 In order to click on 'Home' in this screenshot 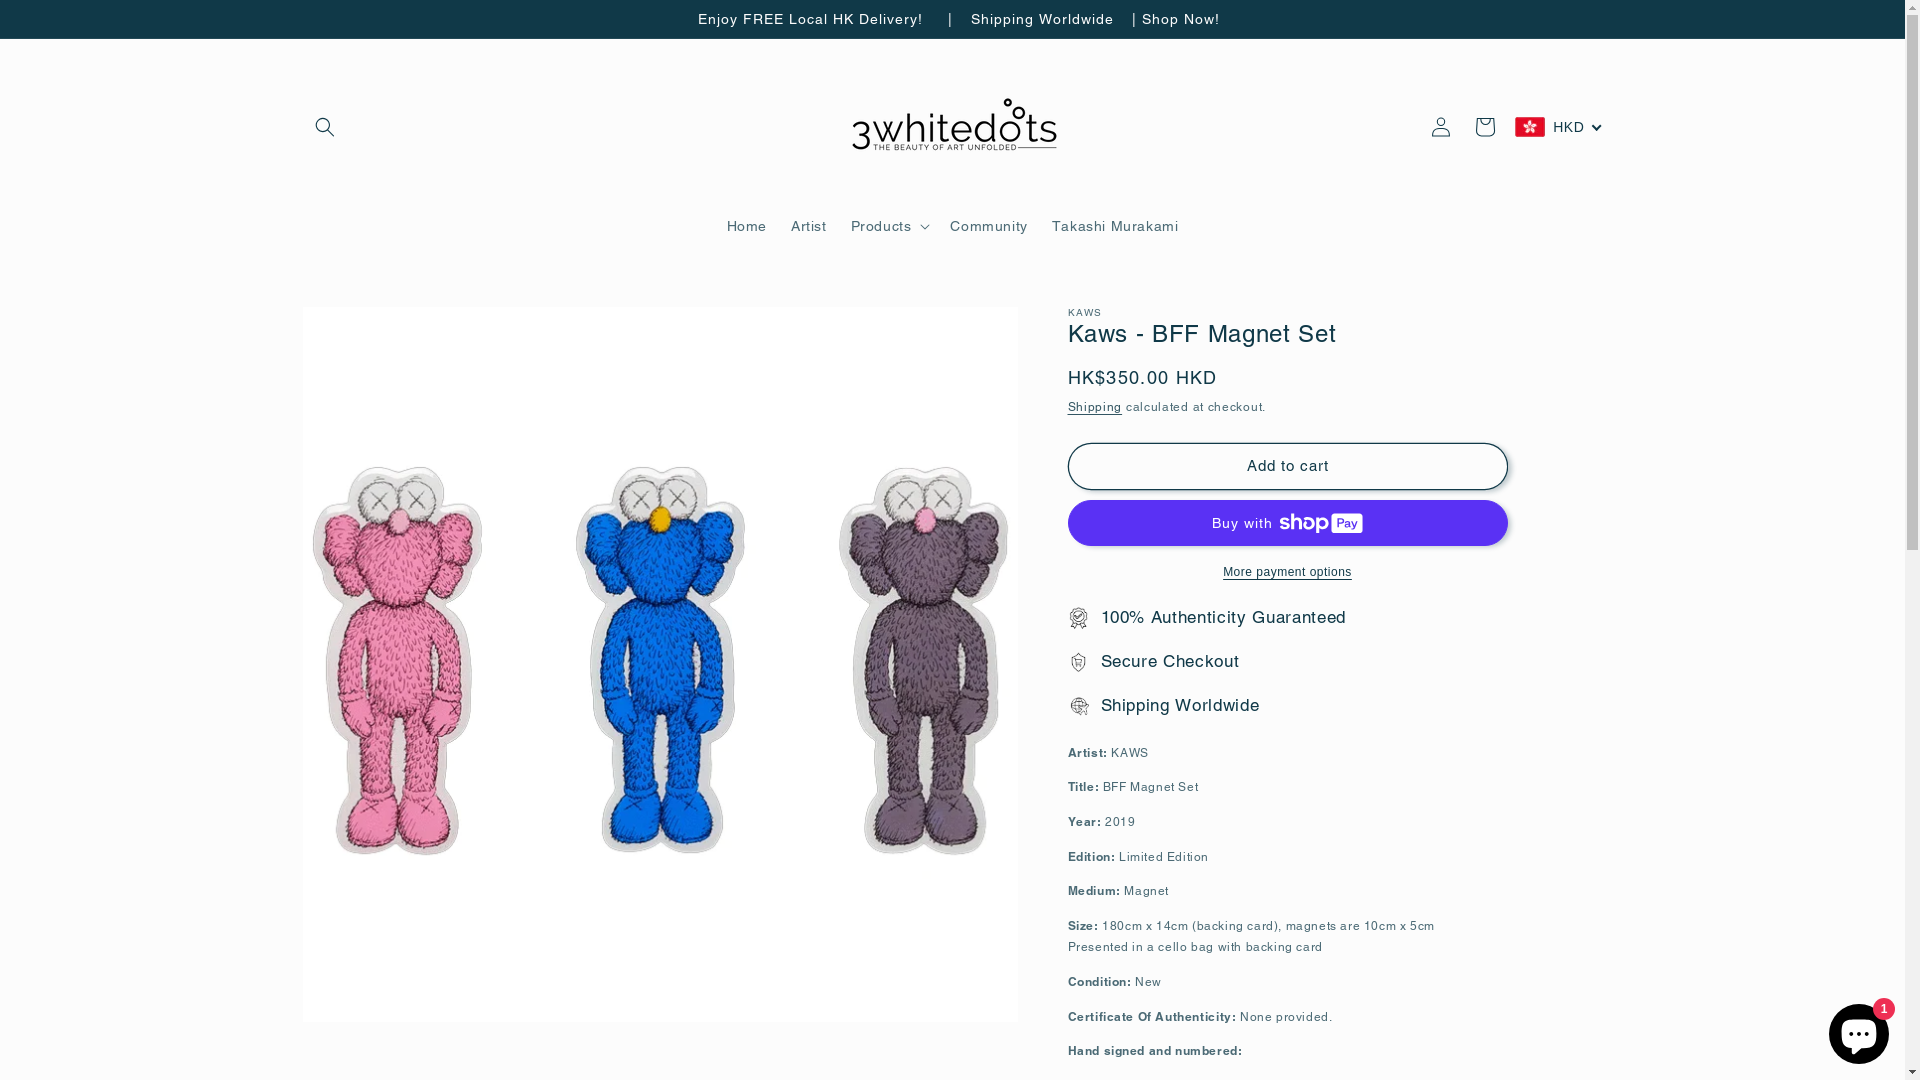, I will do `click(746, 225)`.